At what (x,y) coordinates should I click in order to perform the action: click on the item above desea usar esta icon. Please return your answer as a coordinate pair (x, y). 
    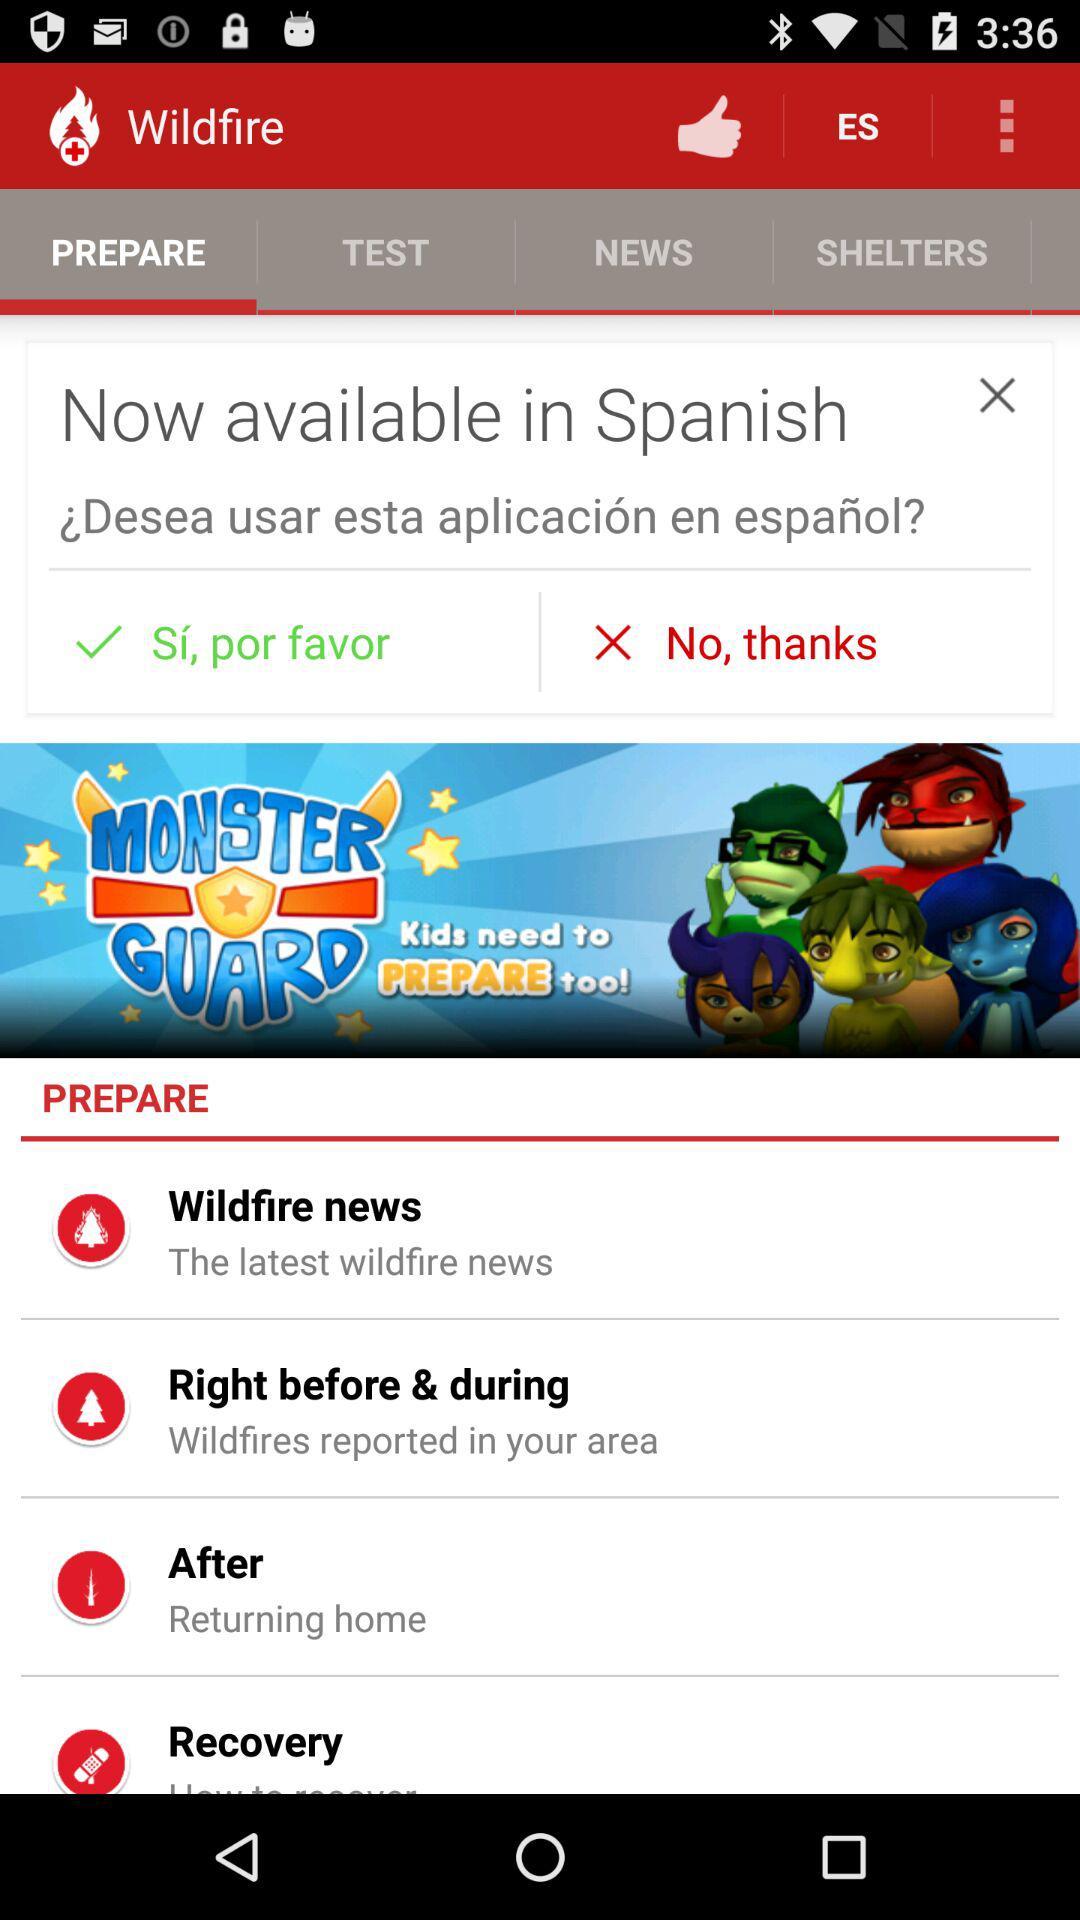
    Looking at the image, I should click on (997, 395).